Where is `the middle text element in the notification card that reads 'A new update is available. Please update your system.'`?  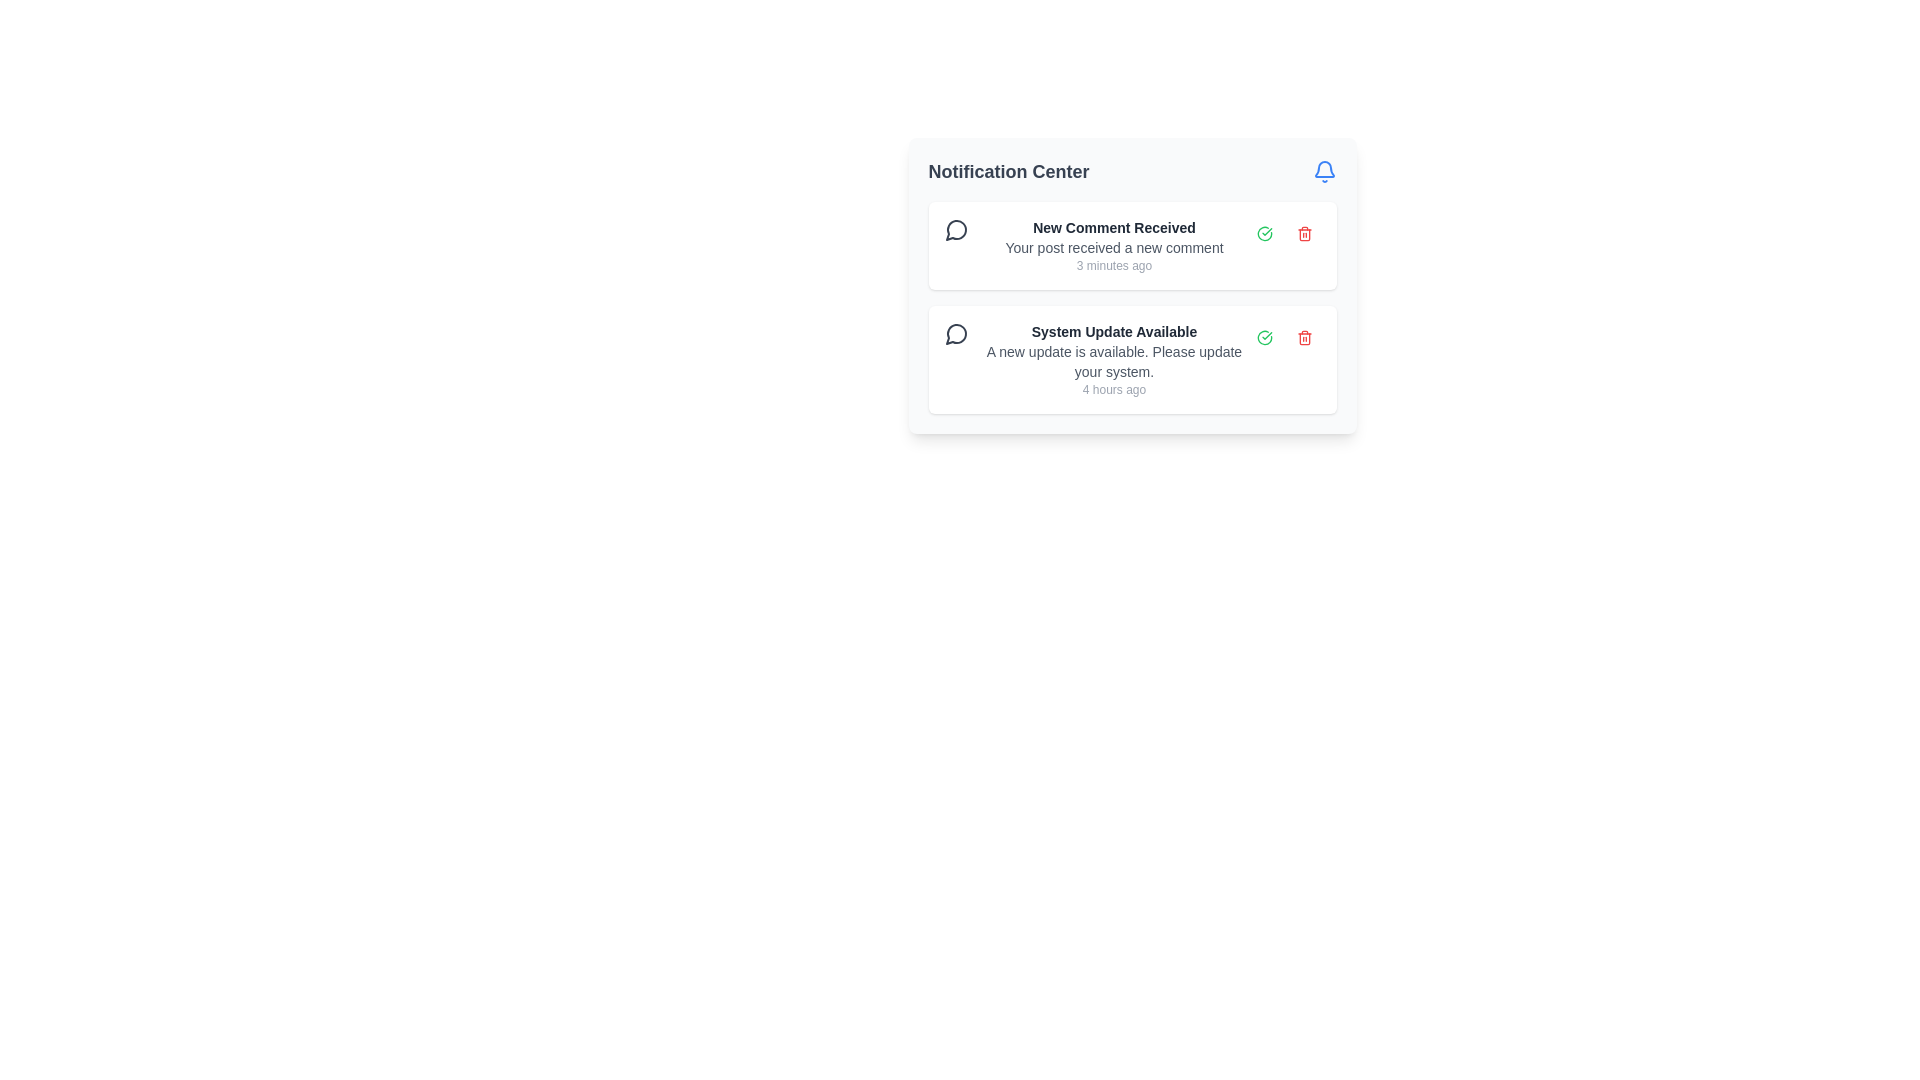
the middle text element in the notification card that reads 'A new update is available. Please update your system.' is located at coordinates (1113, 362).